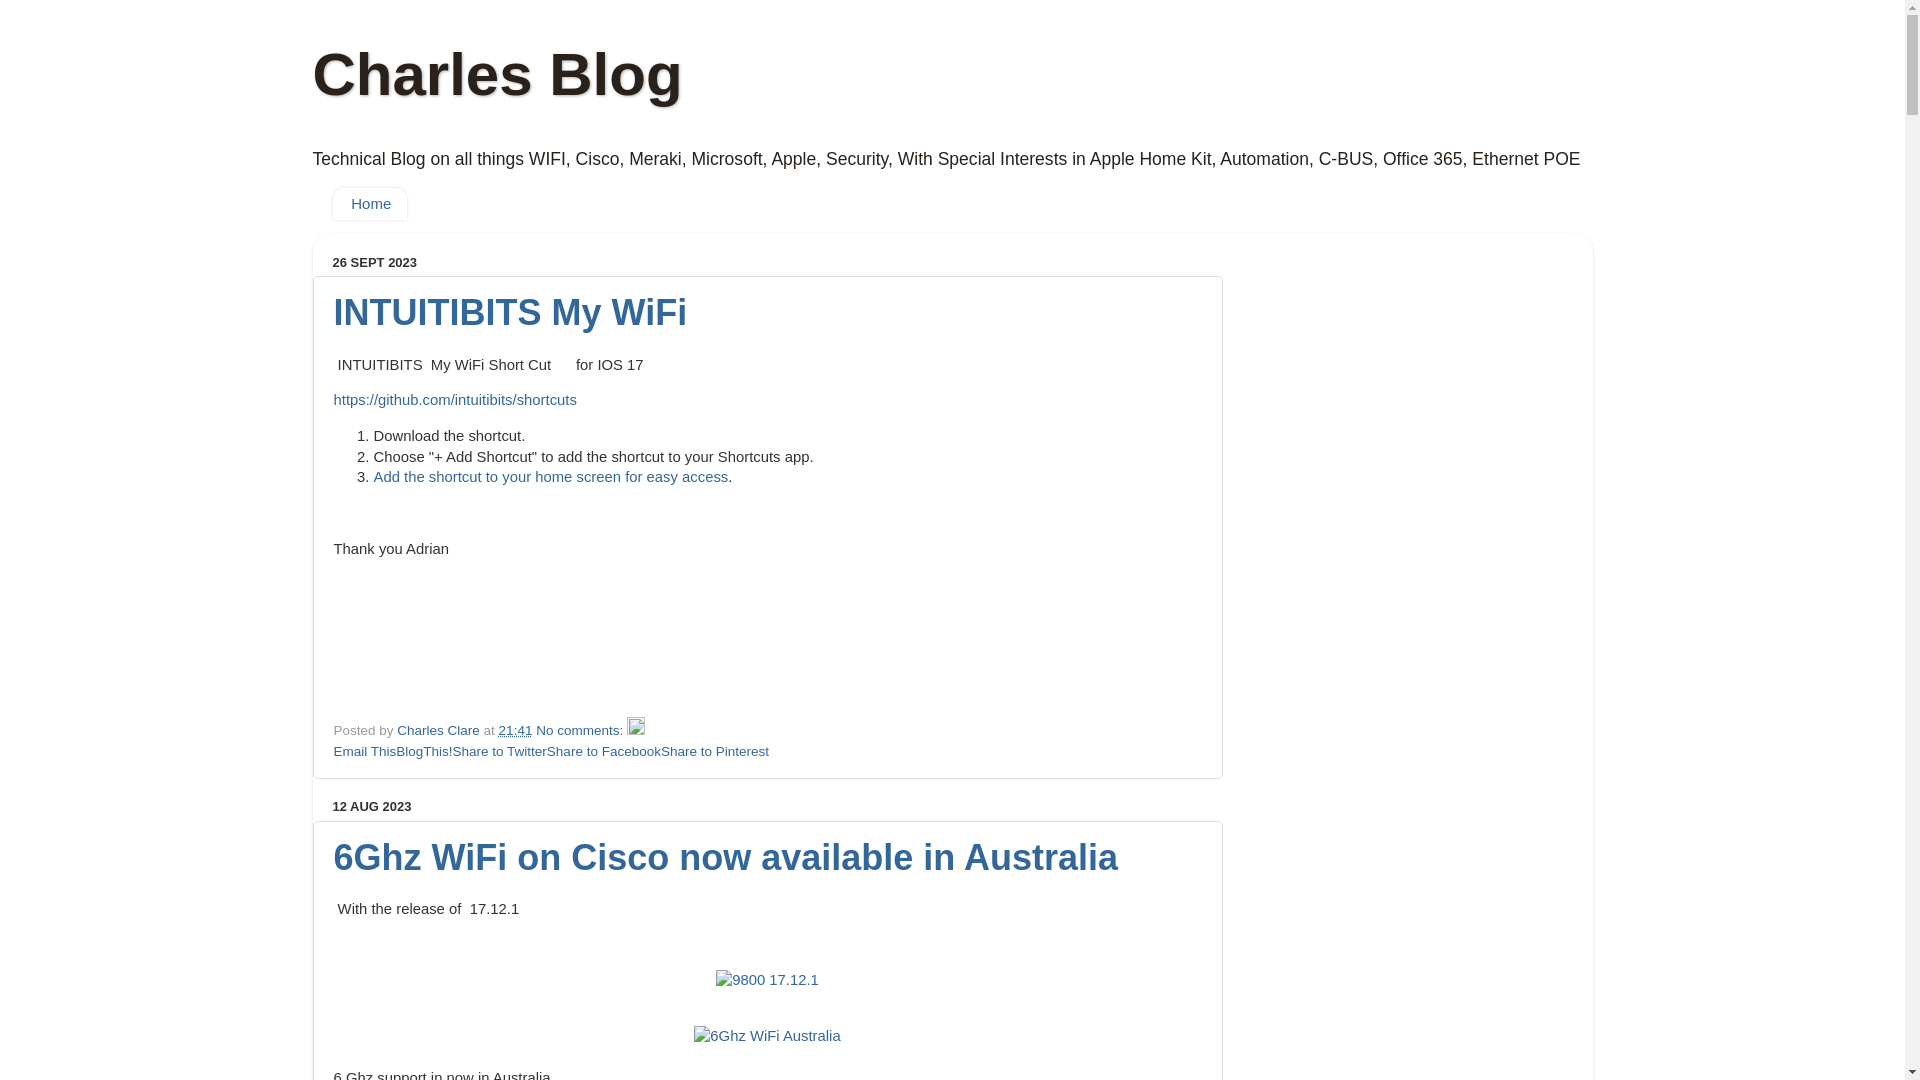 The width and height of the screenshot is (1920, 1080). I want to click on 'https://github.com/intuitibits/shortcuts', so click(454, 400).